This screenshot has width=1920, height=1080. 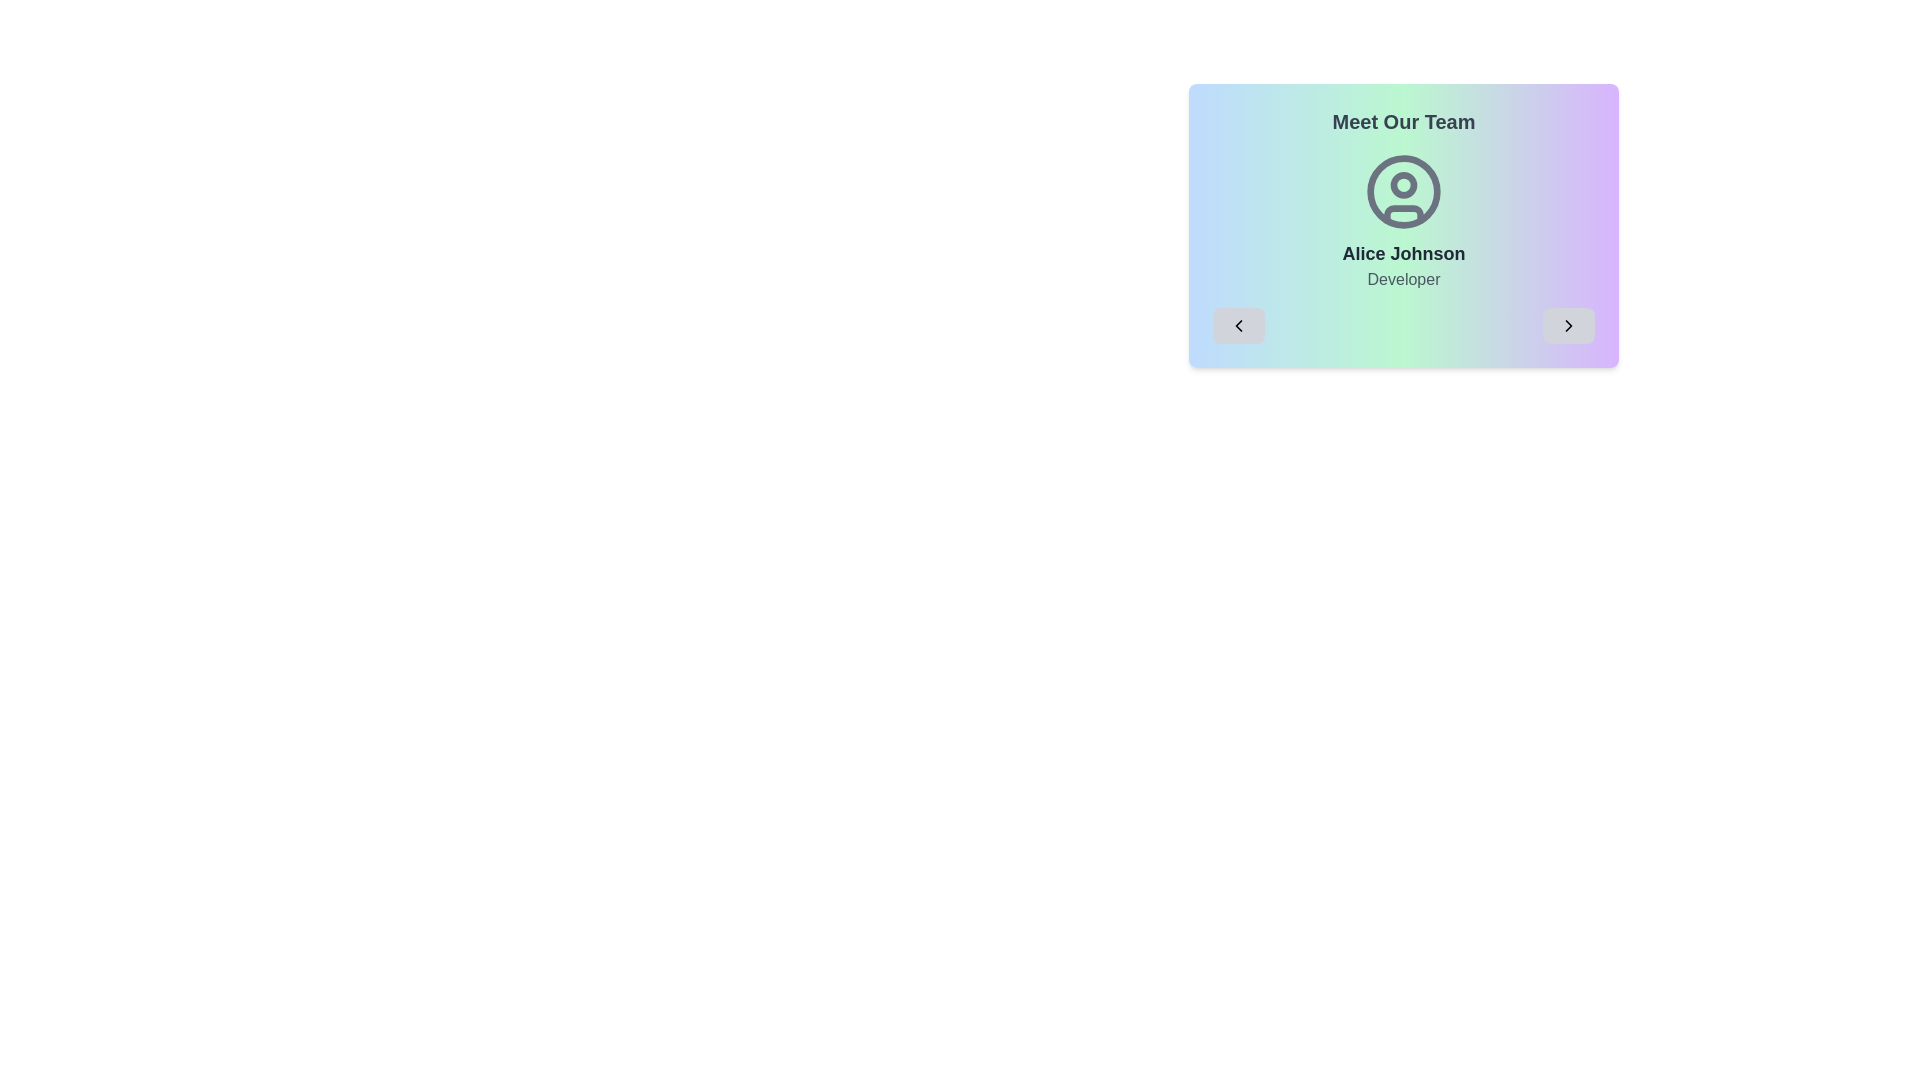 What do you see at coordinates (1402, 246) in the screenshot?
I see `the user profile component featuring a circular avatar icon, the name 'Alice Johnson', and the title 'Developer' located within the 'Meet Our Team' card layout` at bounding box center [1402, 246].